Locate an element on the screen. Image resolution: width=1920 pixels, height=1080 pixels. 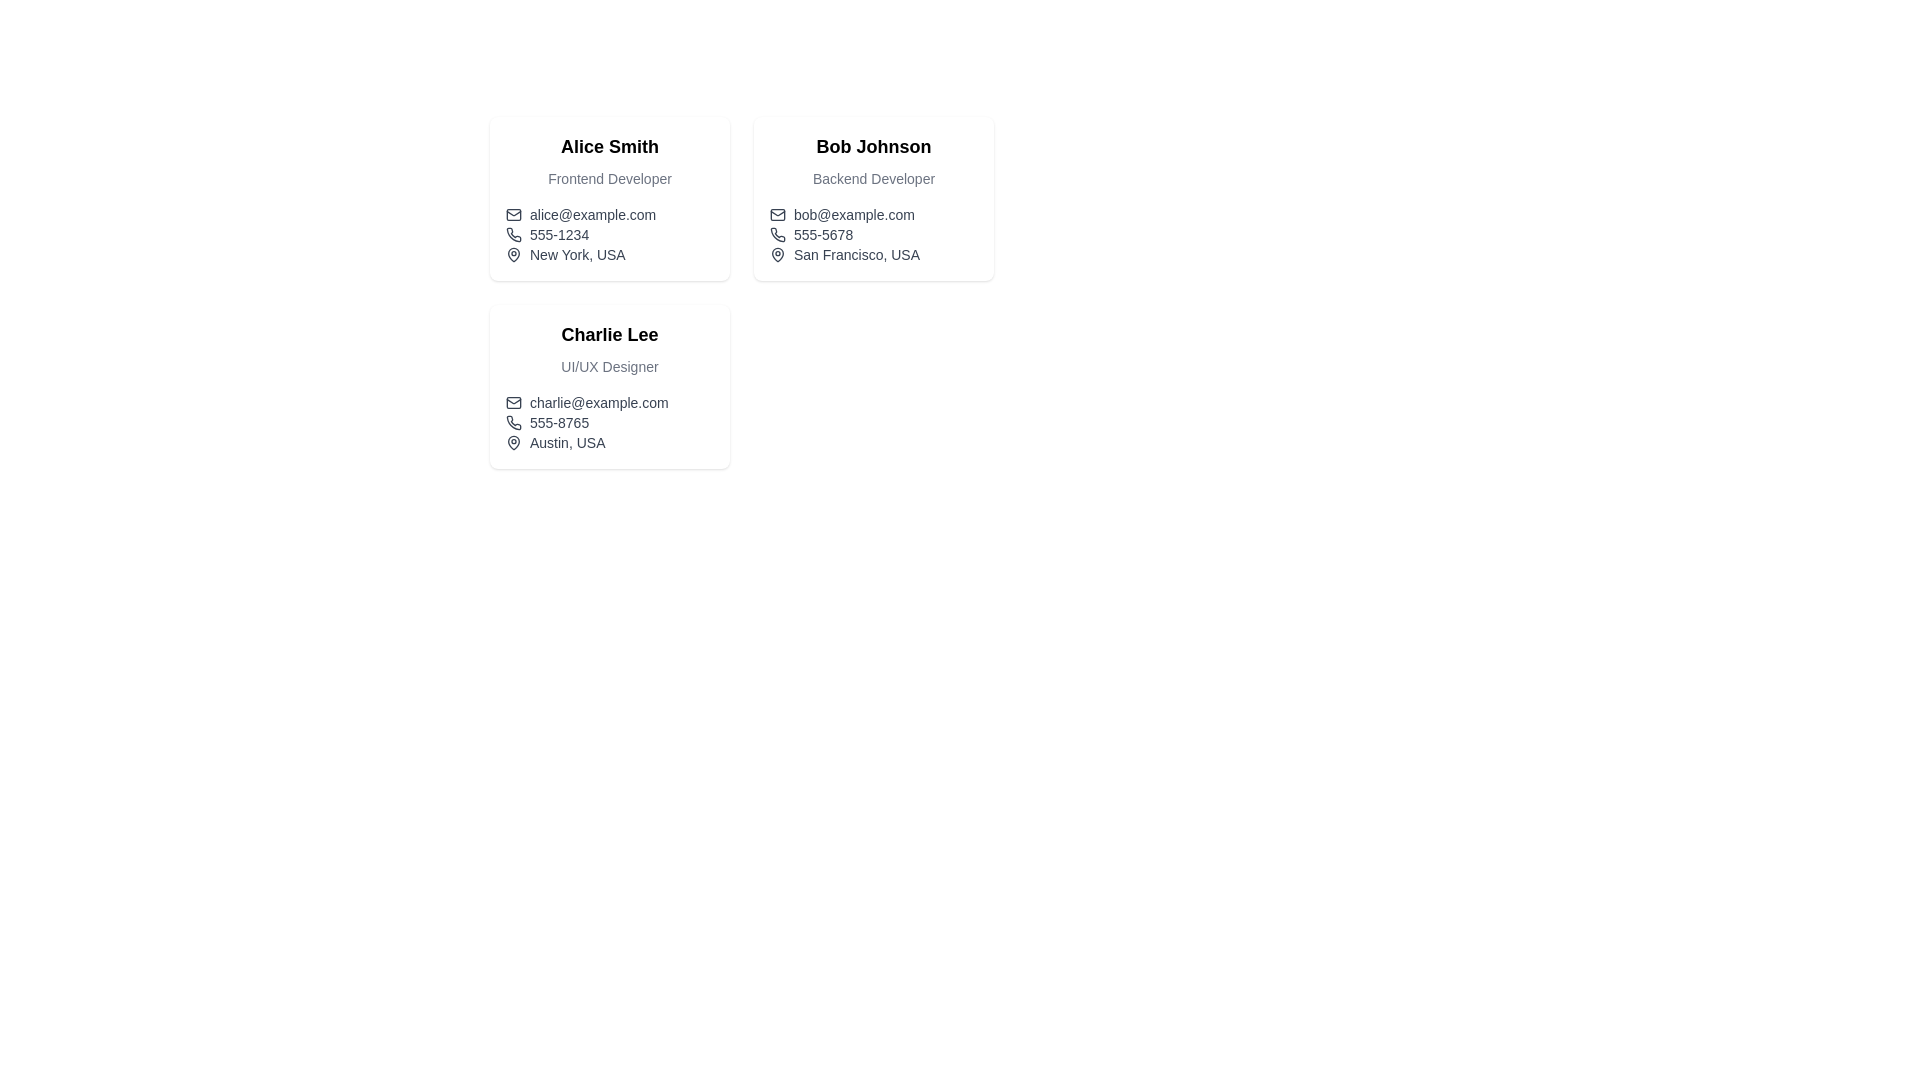
the email address text display located in the card of 'Alice Smith', positioned below her name and job title, and aligned to the right of a small mail icon is located at coordinates (592, 215).